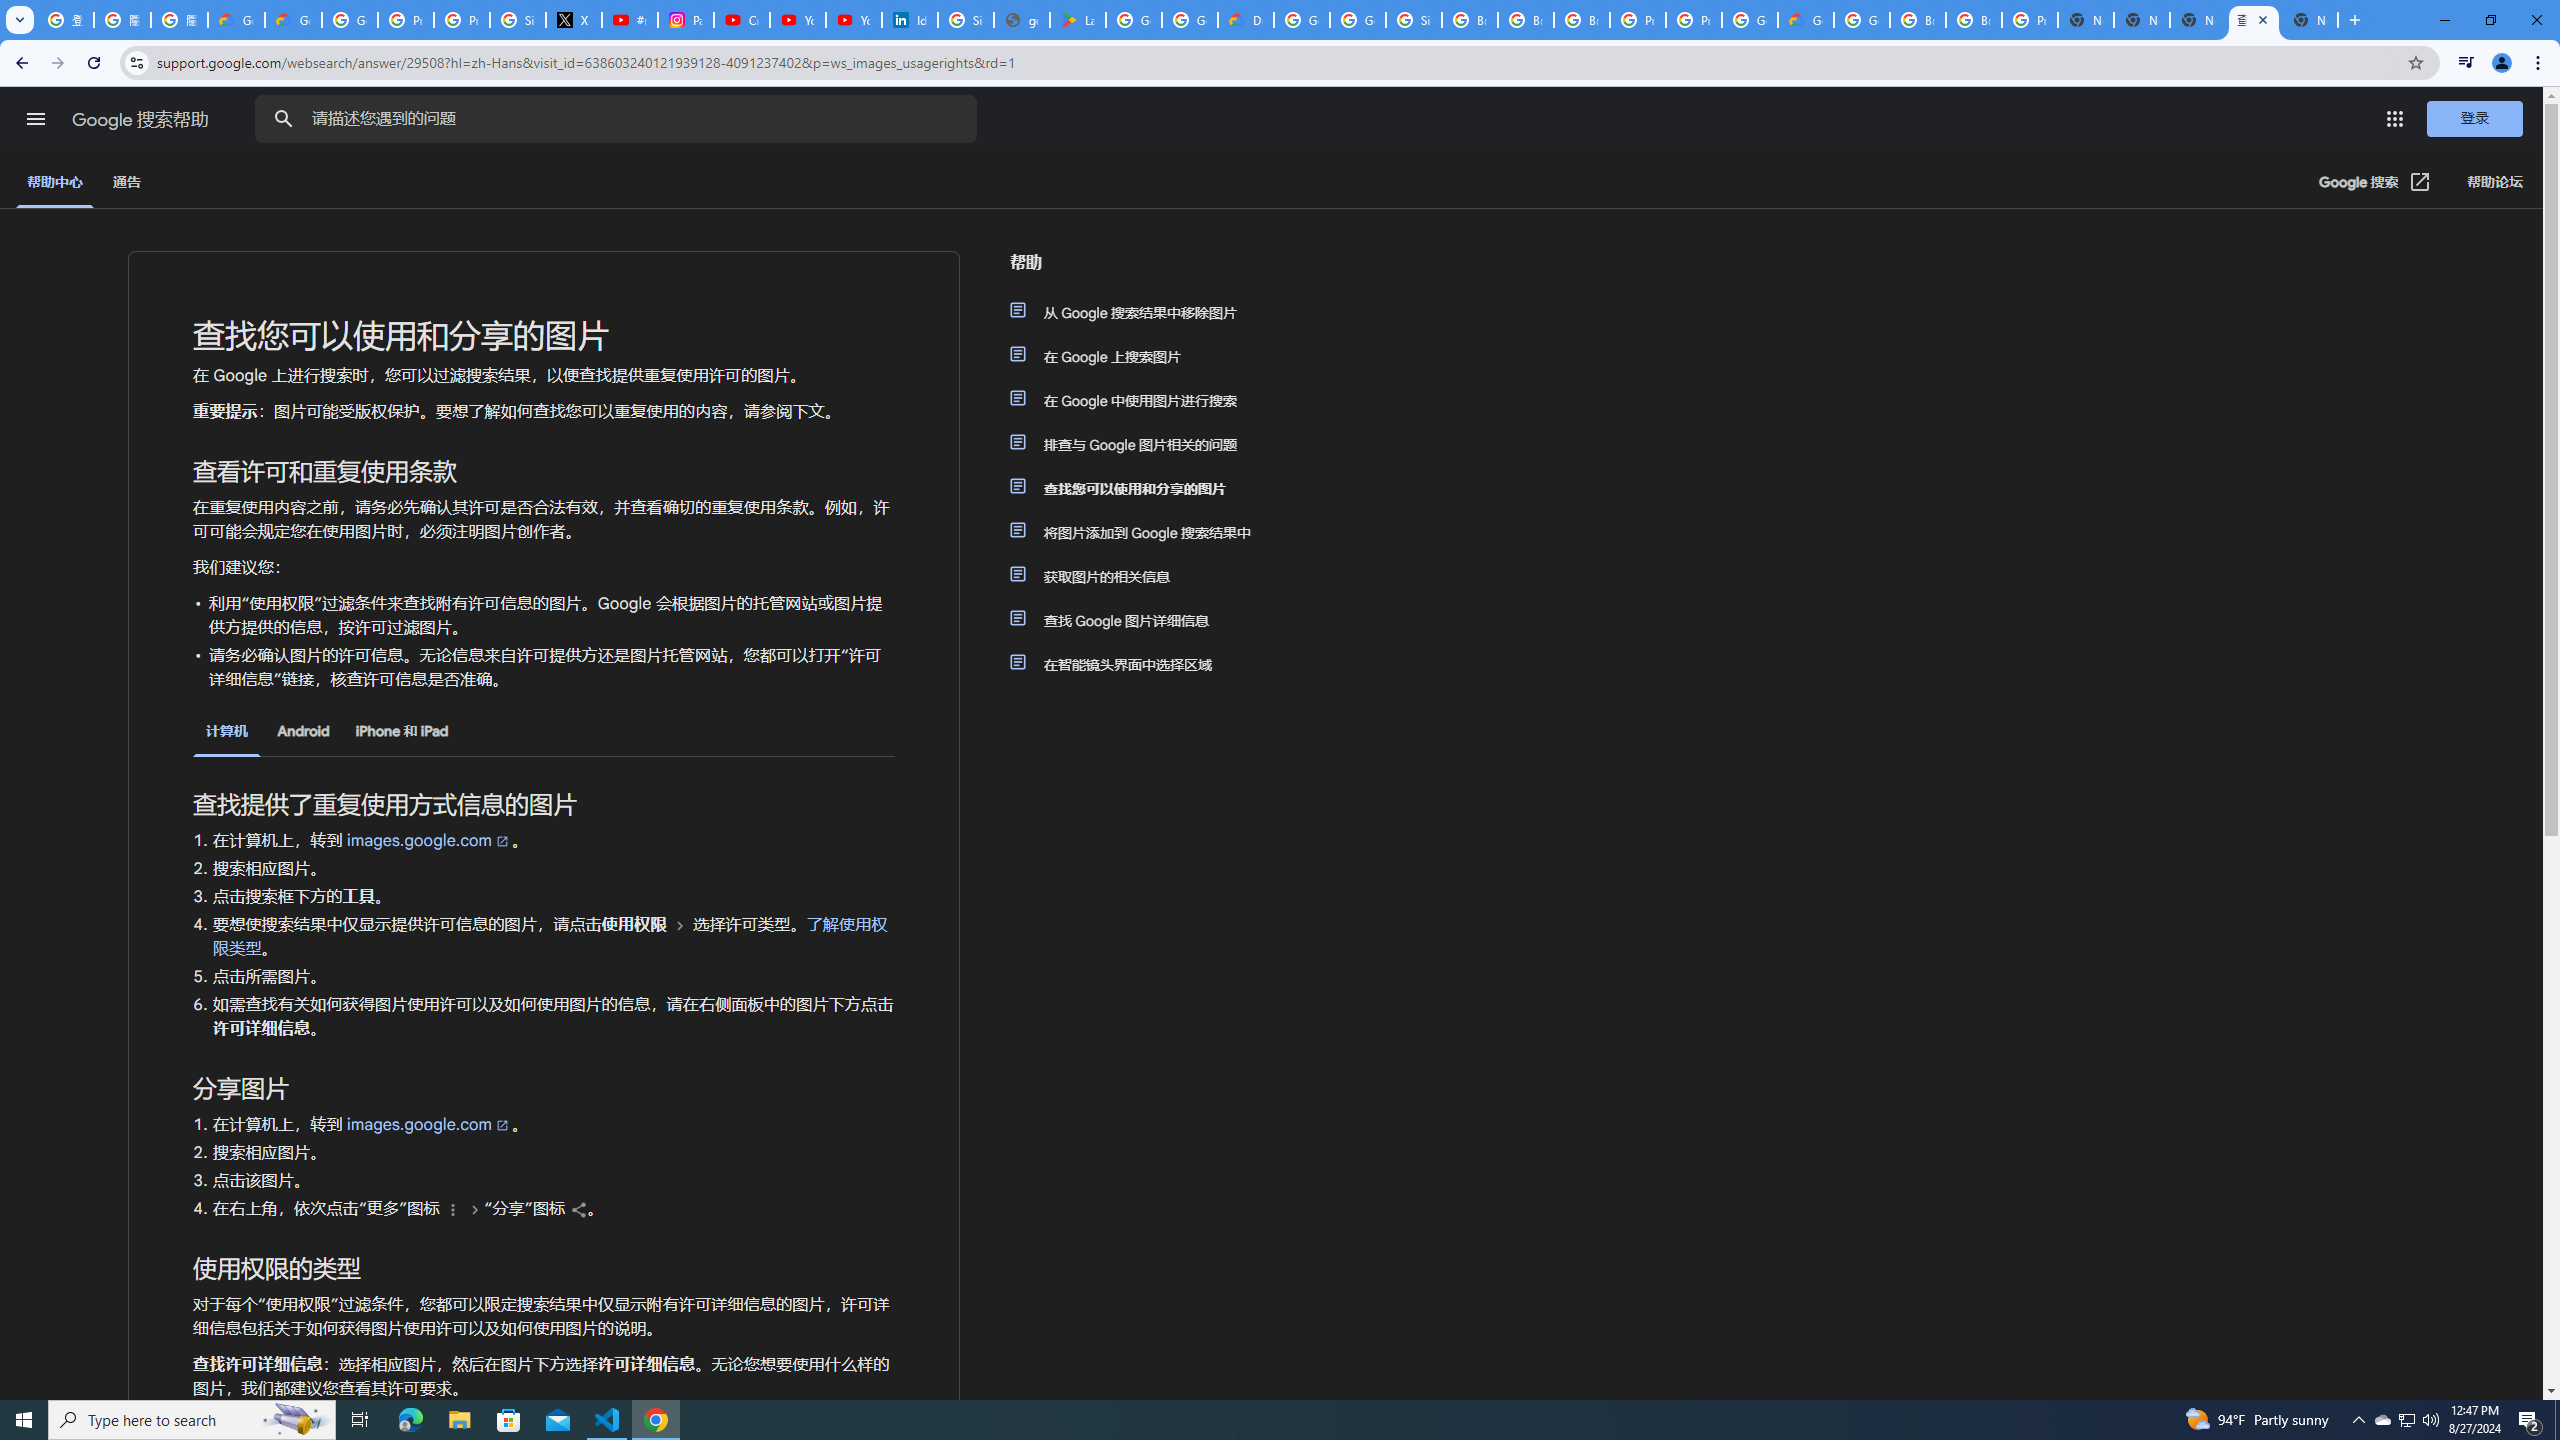 Image resolution: width=2560 pixels, height=1440 pixels. Describe the element at coordinates (631, 19) in the screenshot. I see `'#nbabasketballhighlights - YouTube'` at that location.